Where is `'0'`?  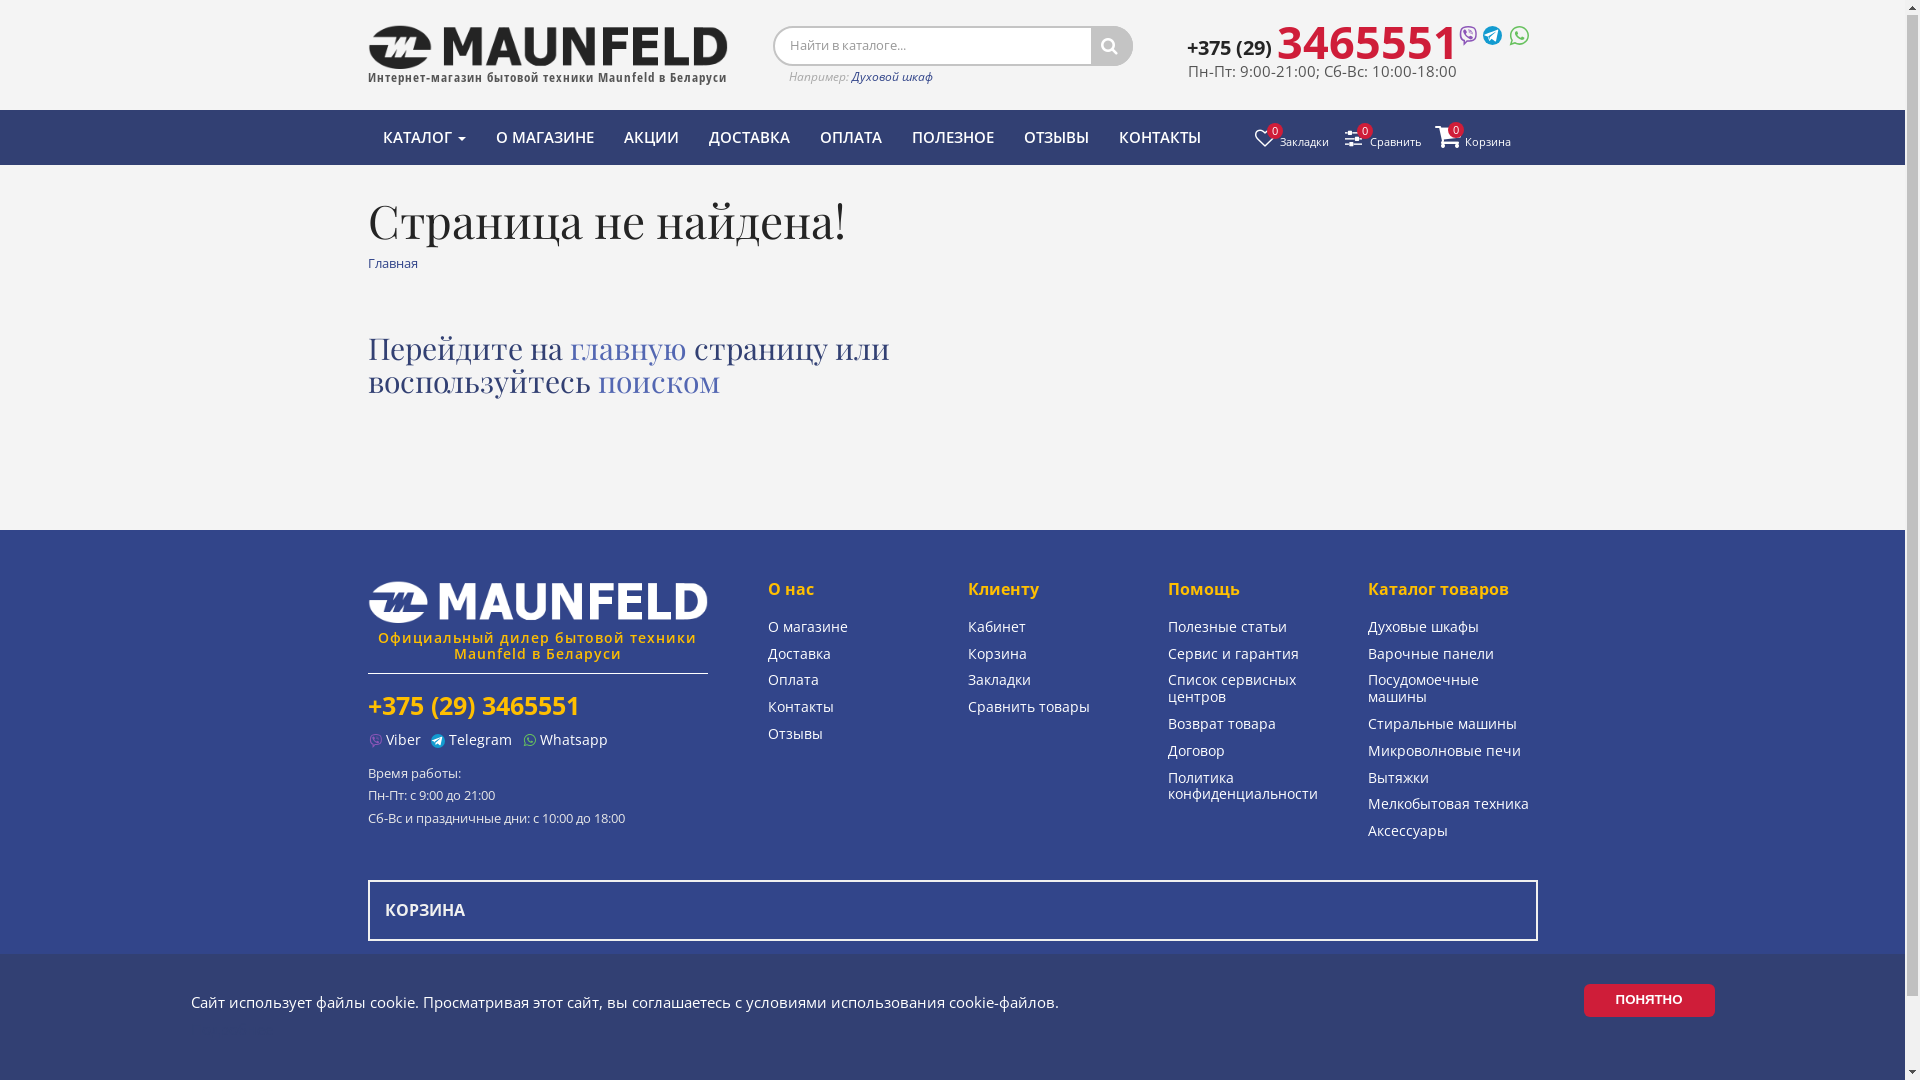
'0' is located at coordinates (1455, 131).